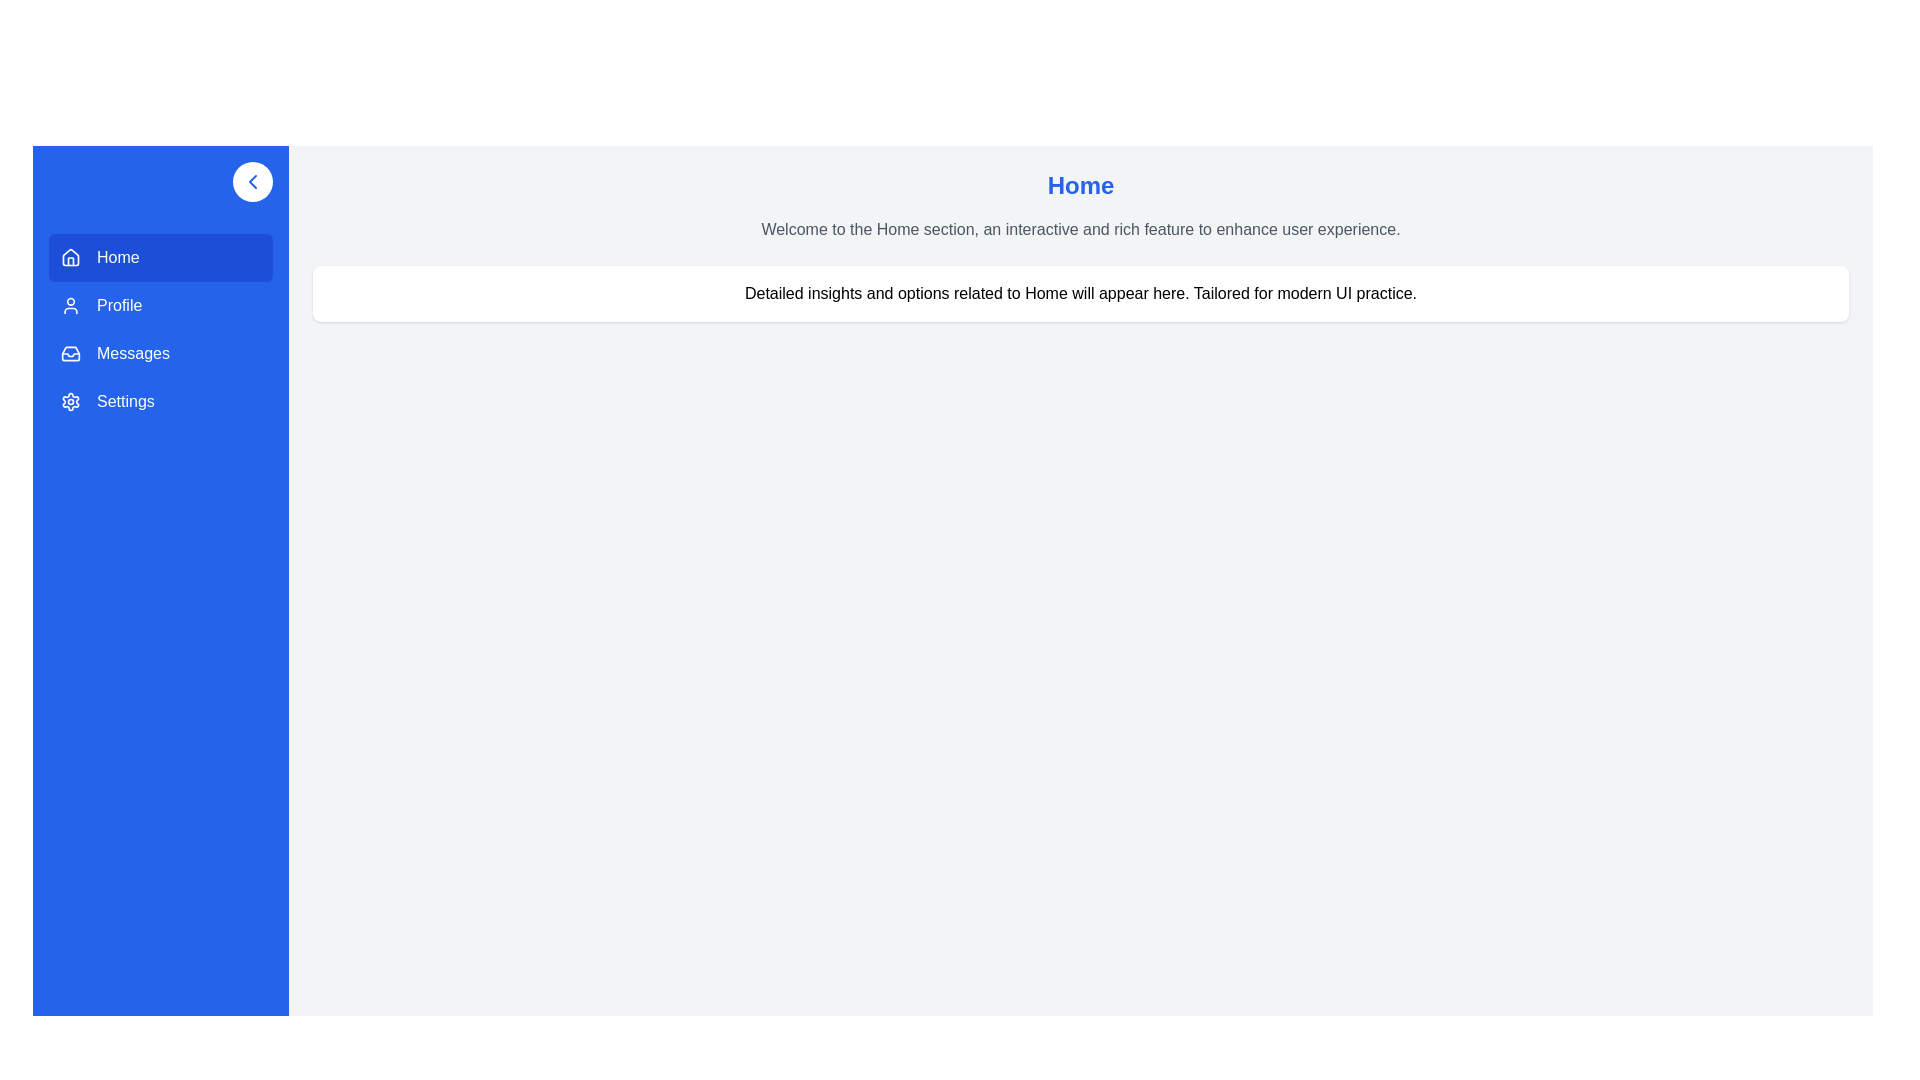 The image size is (1920, 1080). I want to click on the menu item Profile to navigate to its section, so click(161, 305).